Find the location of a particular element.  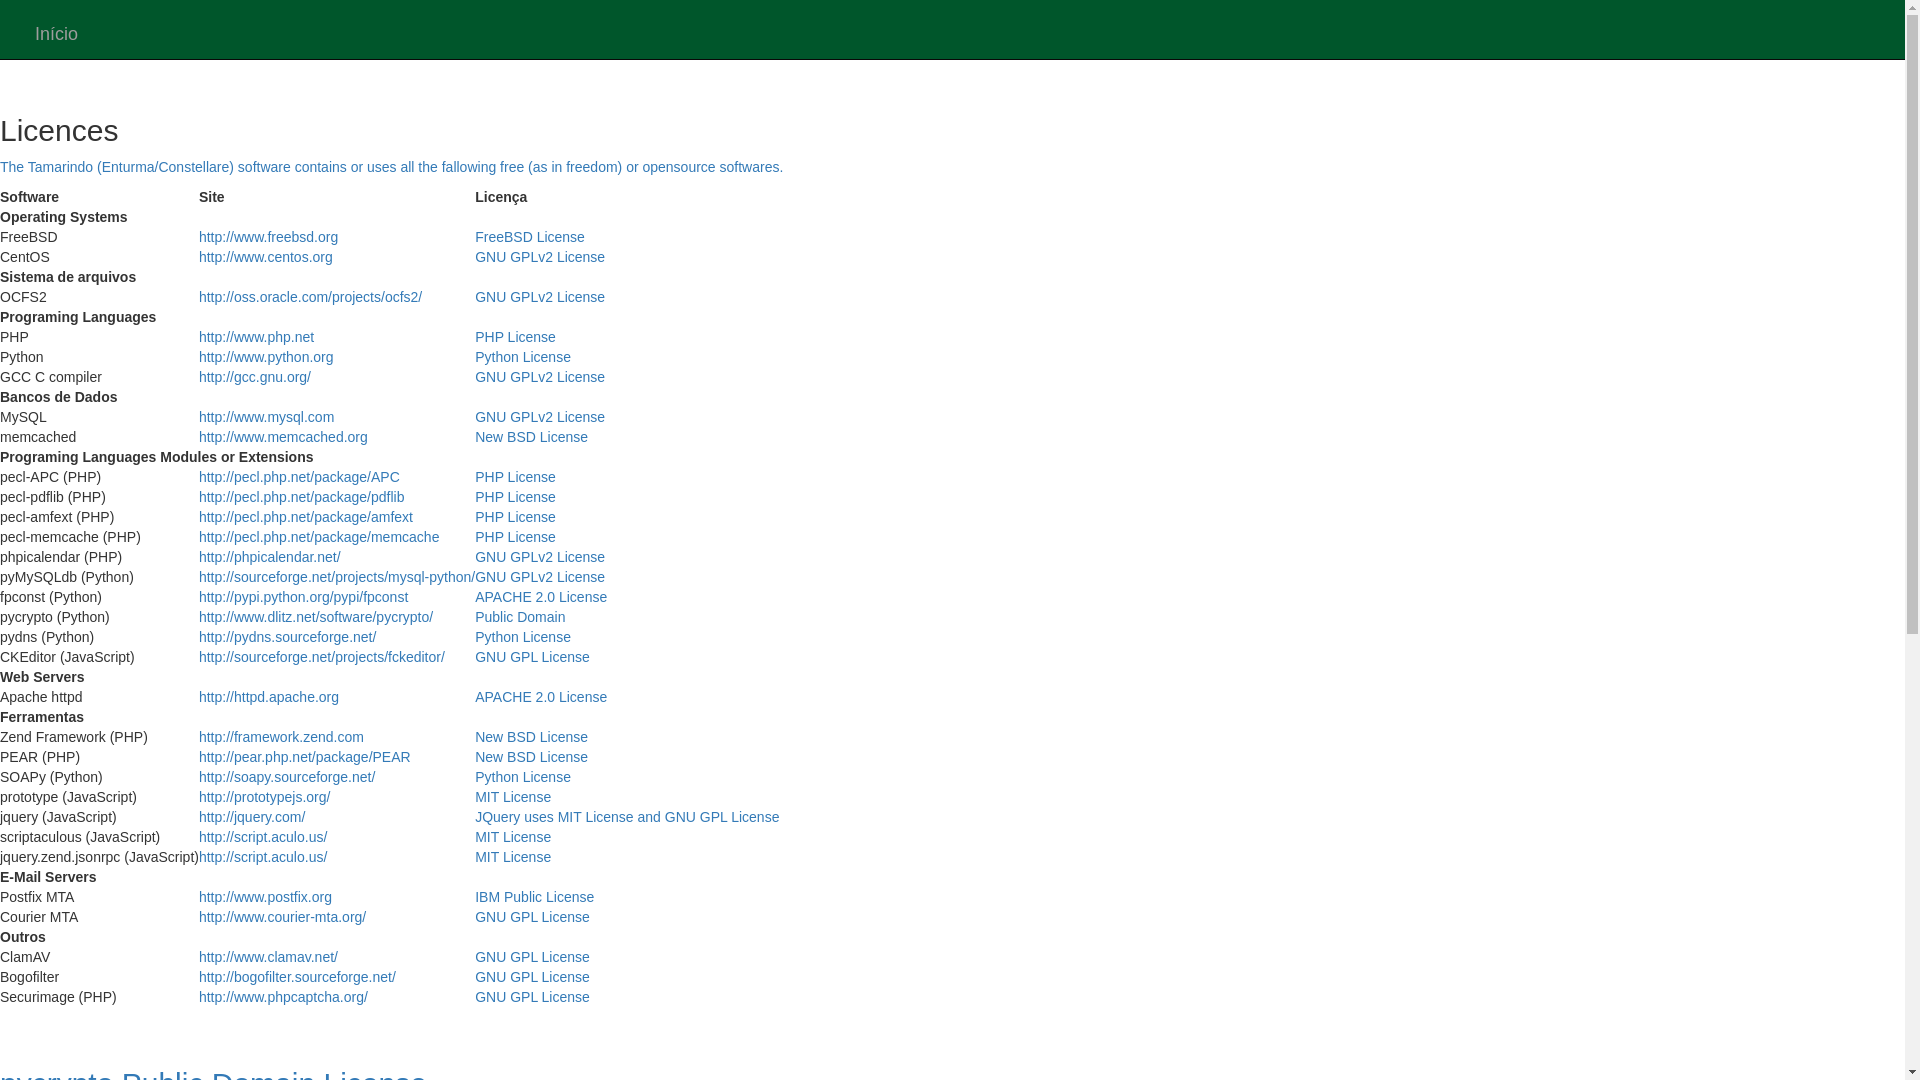

'http://pypi.python.org/pypi/fpconst' is located at coordinates (198, 596).